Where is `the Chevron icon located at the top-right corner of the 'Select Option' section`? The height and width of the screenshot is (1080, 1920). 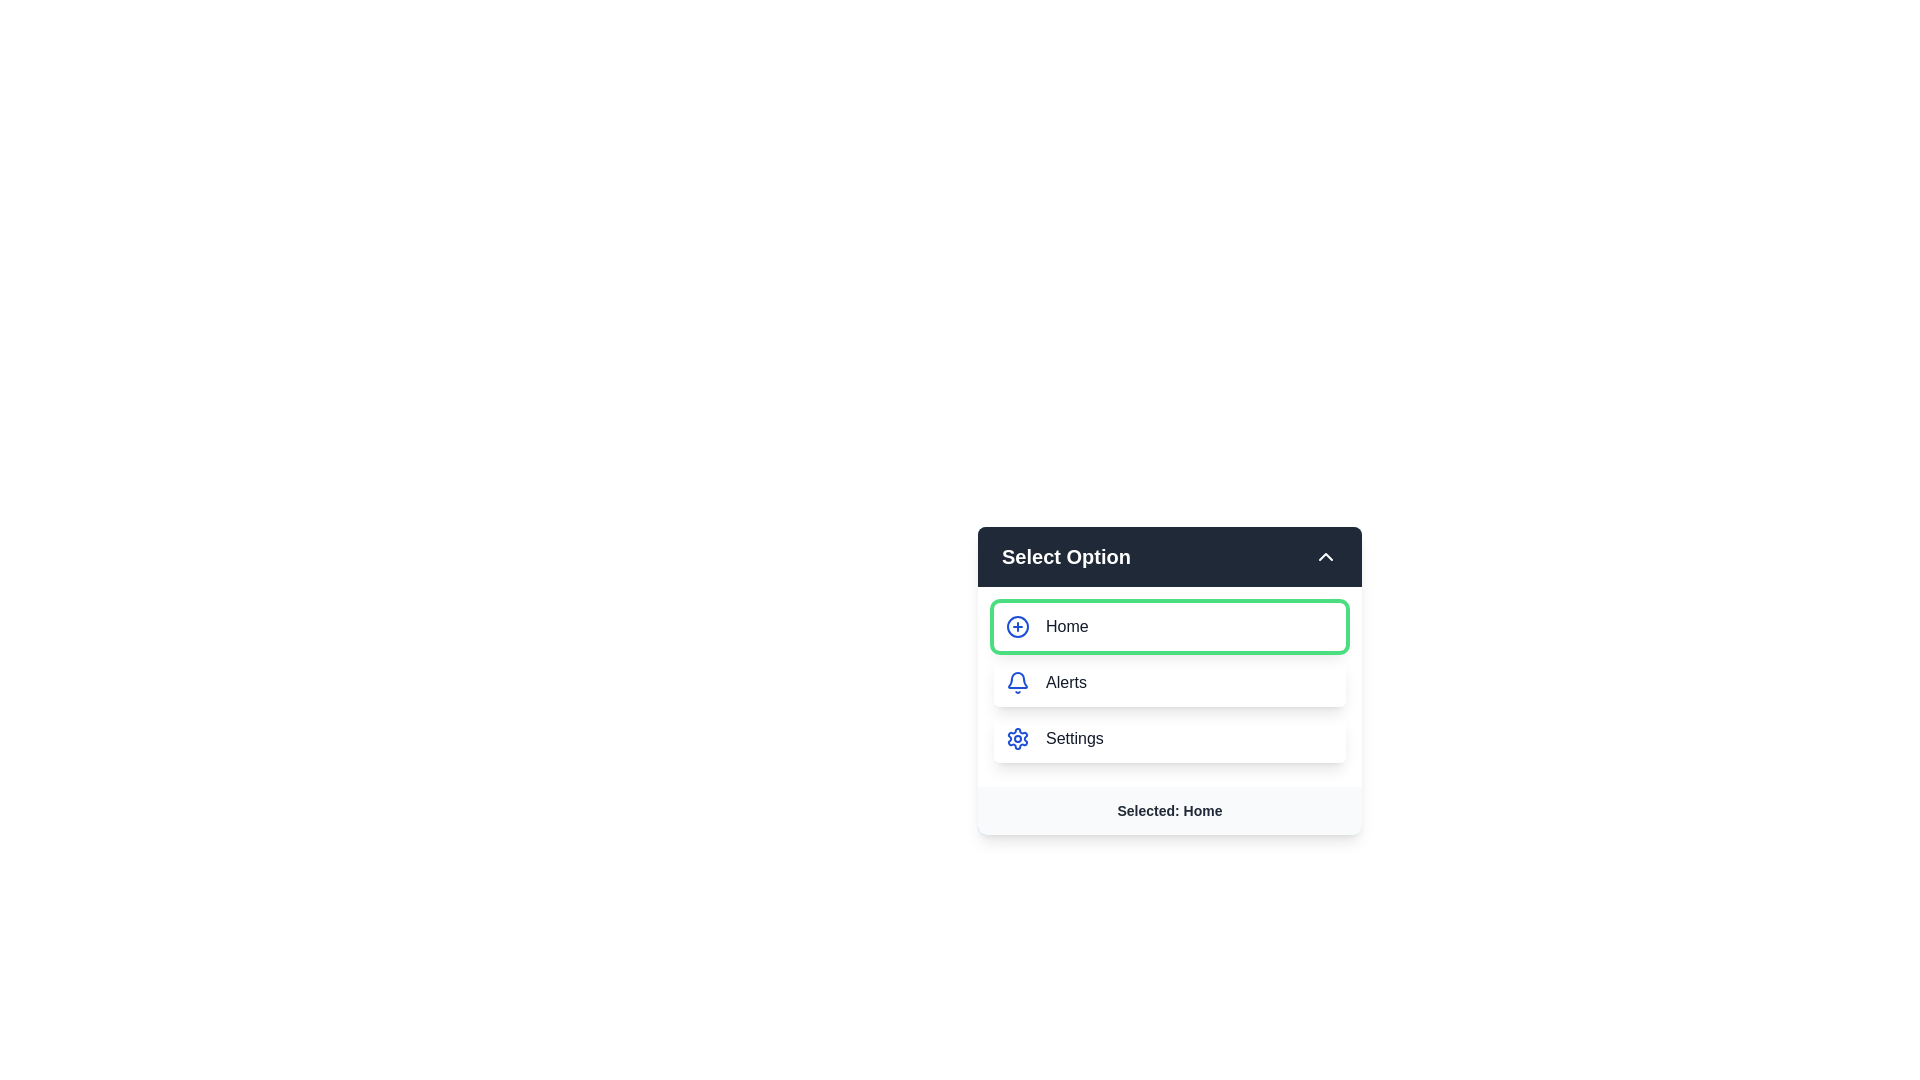 the Chevron icon located at the top-right corner of the 'Select Option' section is located at coordinates (1325, 556).